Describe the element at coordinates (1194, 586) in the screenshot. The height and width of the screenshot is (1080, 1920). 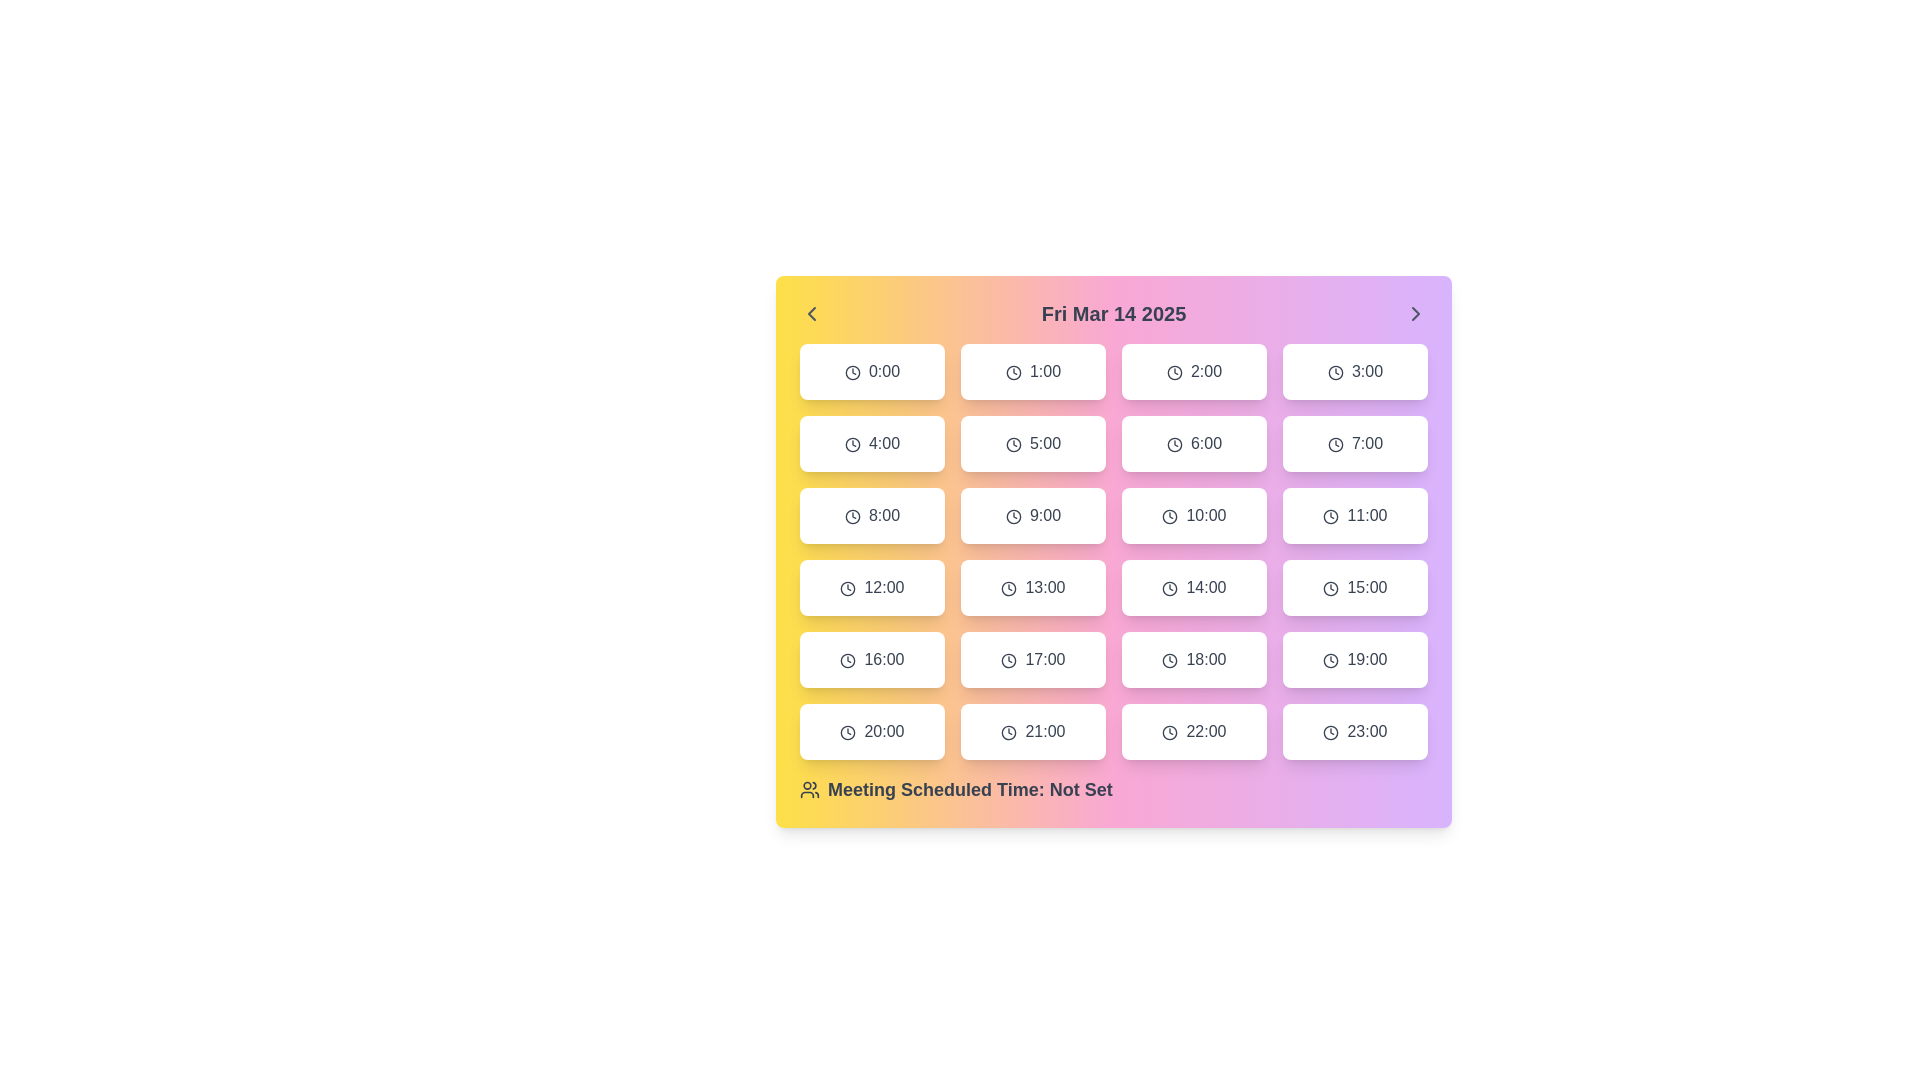
I see `the button that allows users to select the time '14:00' for scheduling or setting a timer, located in the fourth column of the fourth row in the grid structure` at that location.